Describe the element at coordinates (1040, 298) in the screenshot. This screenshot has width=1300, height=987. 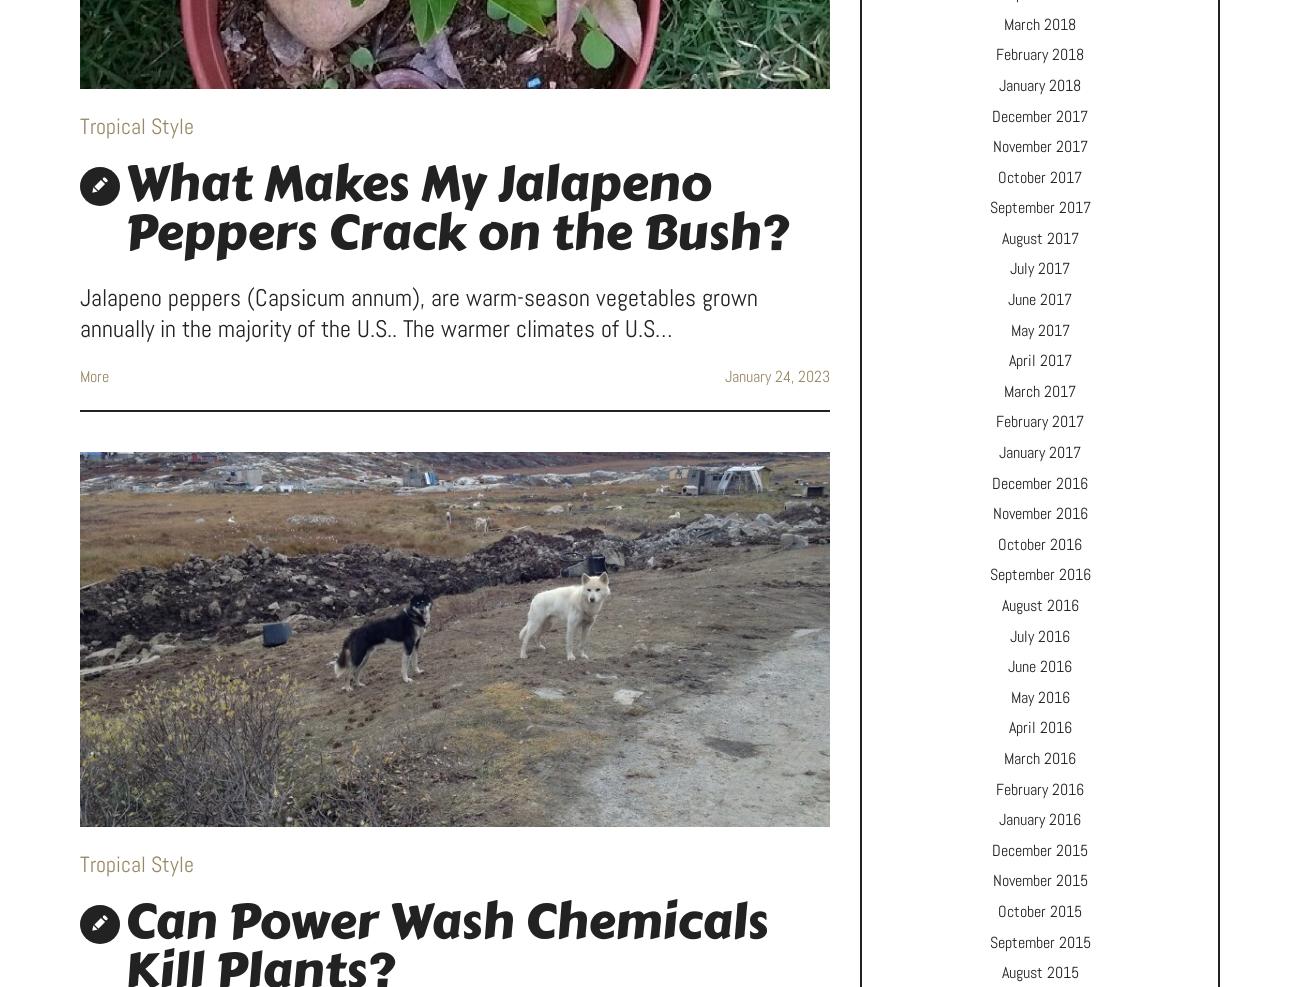
I see `'June 2017'` at that location.